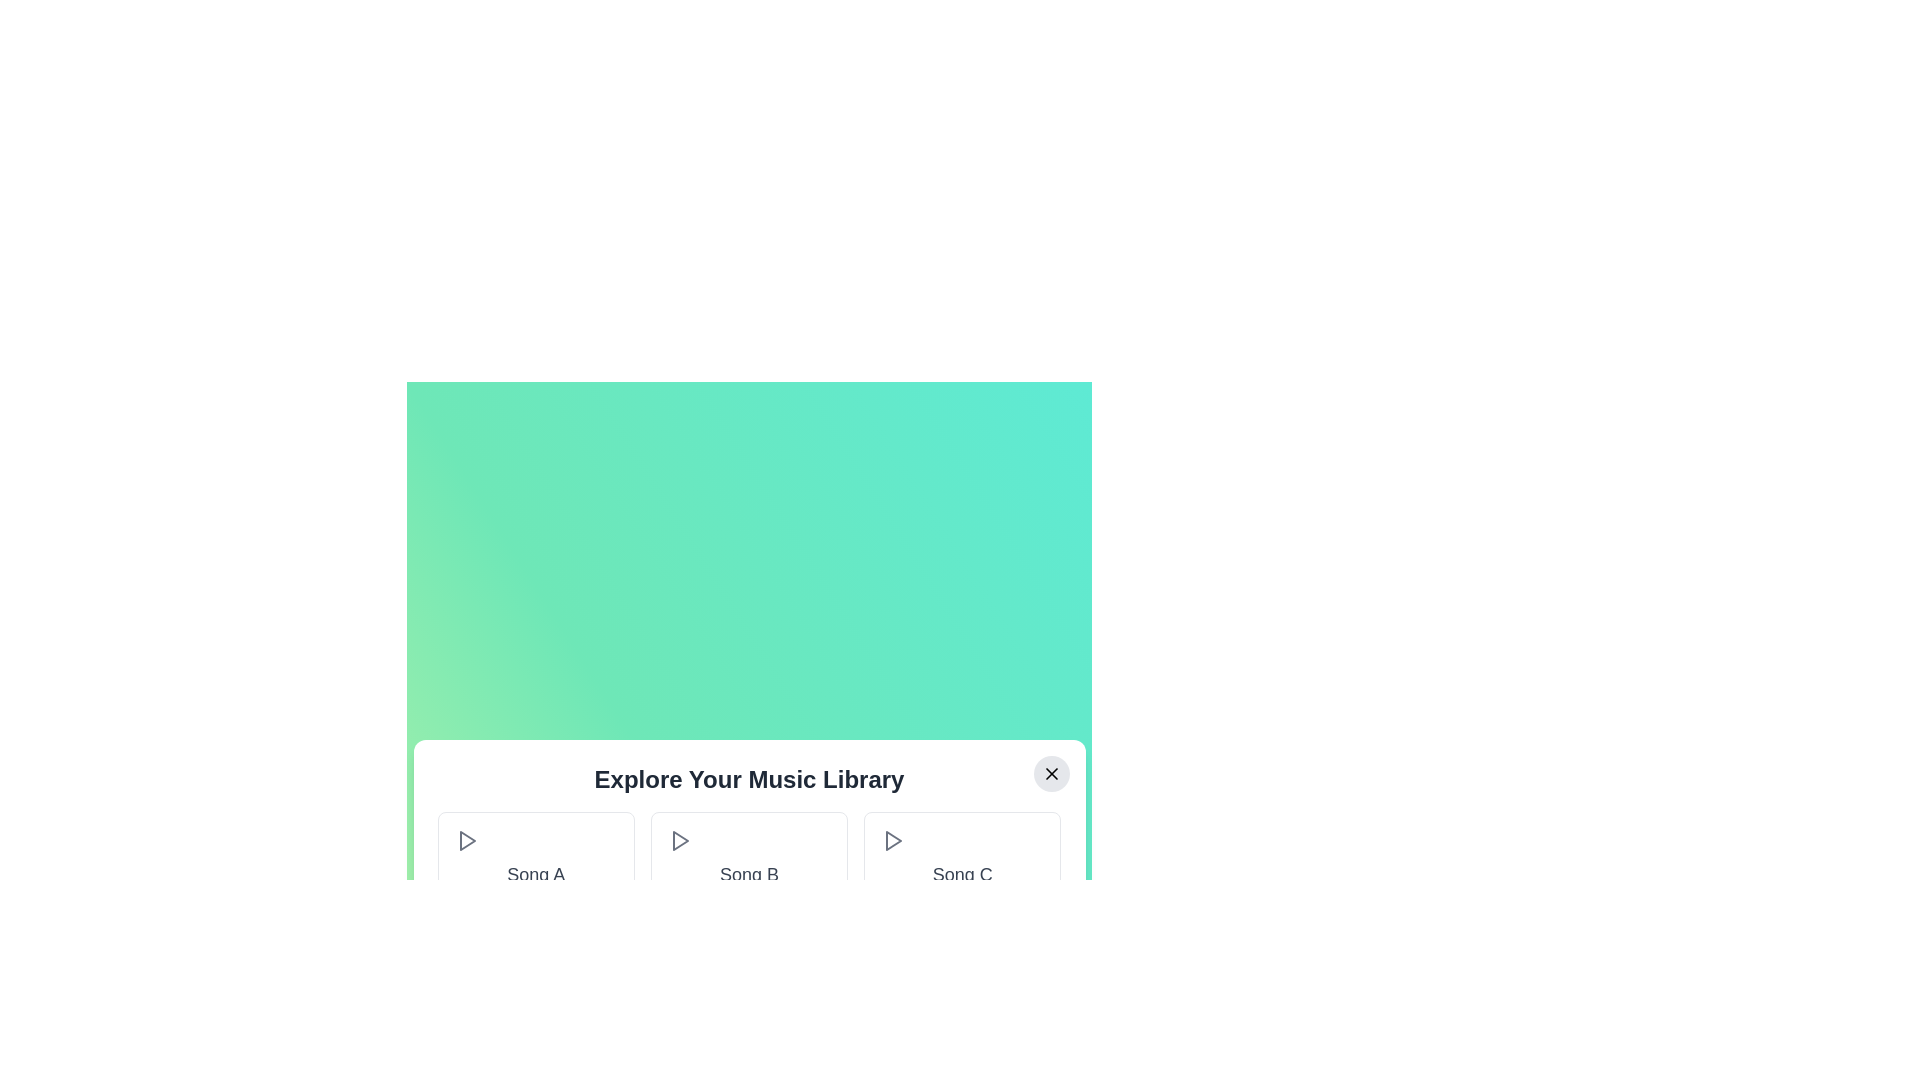  What do you see at coordinates (961, 874) in the screenshot?
I see `the song title Song C for inspection` at bounding box center [961, 874].